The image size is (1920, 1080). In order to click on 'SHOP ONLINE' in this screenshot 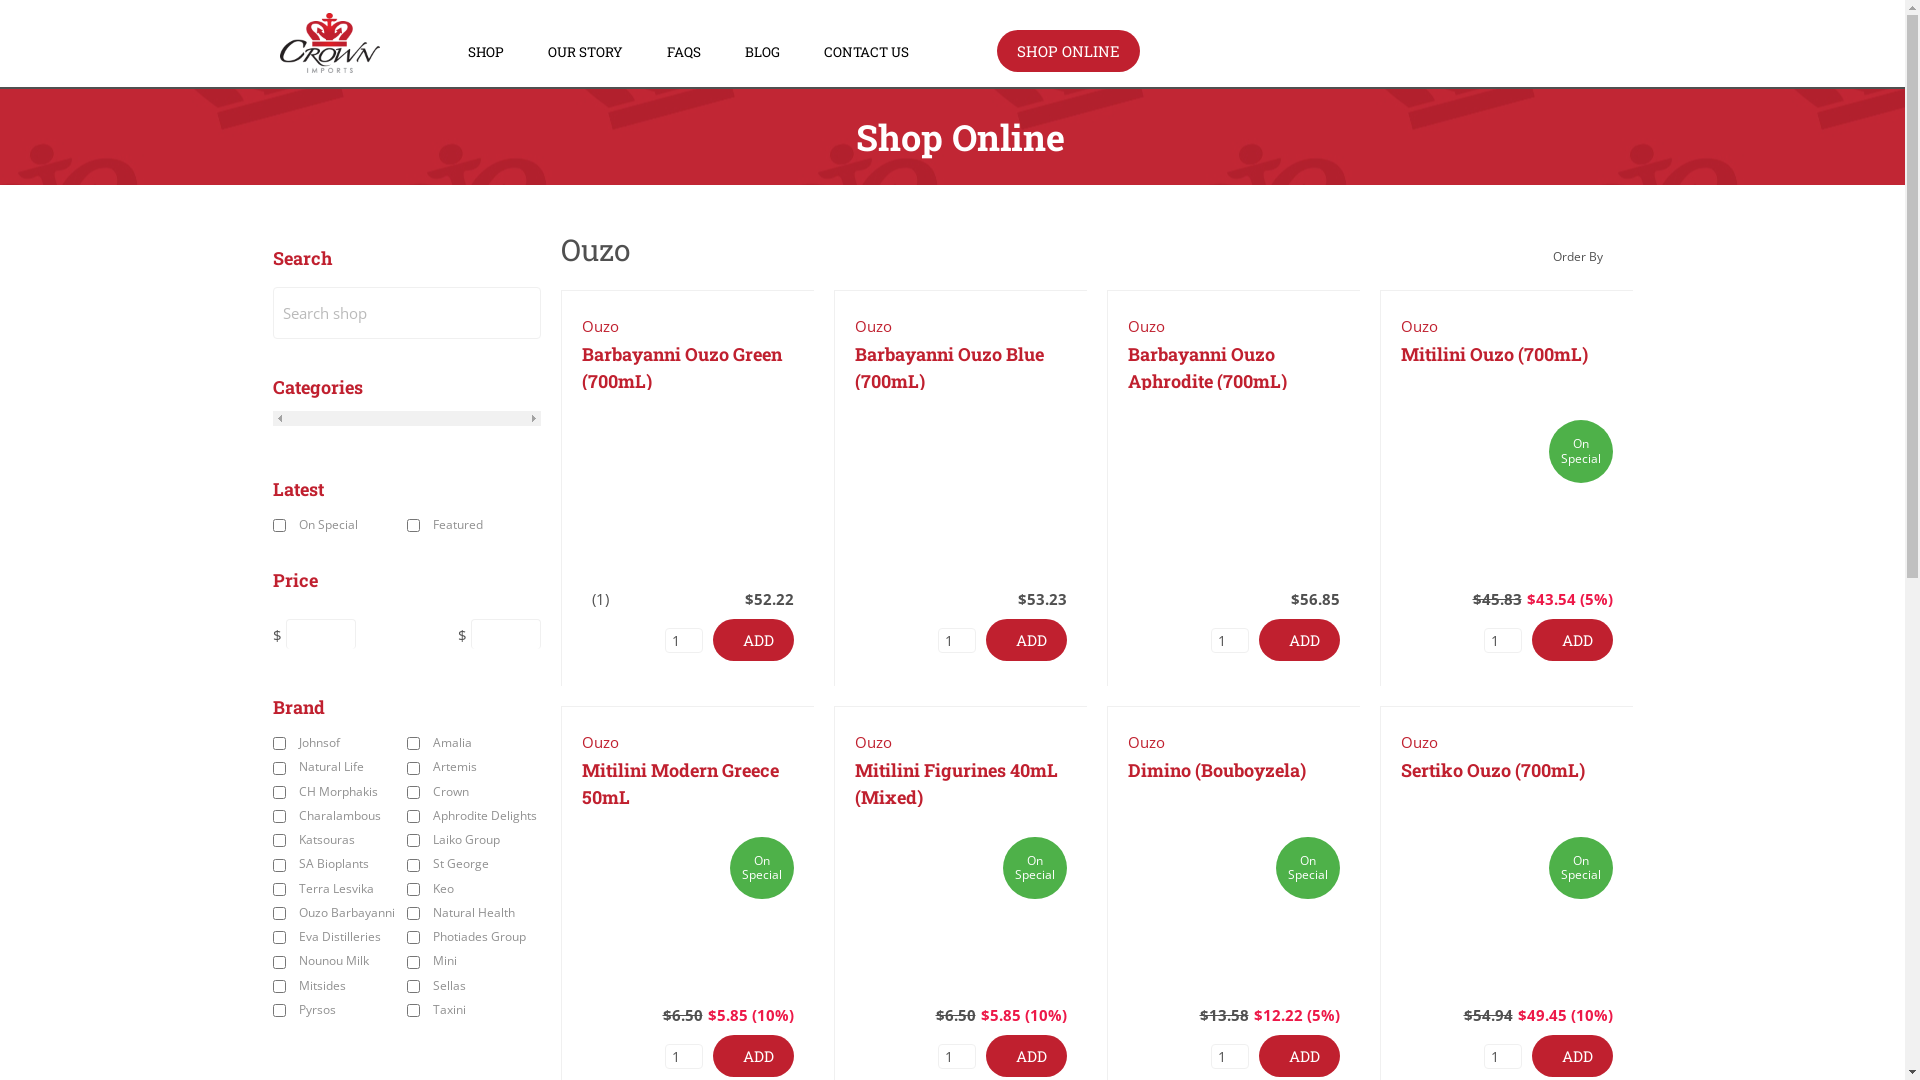, I will do `click(997, 50)`.